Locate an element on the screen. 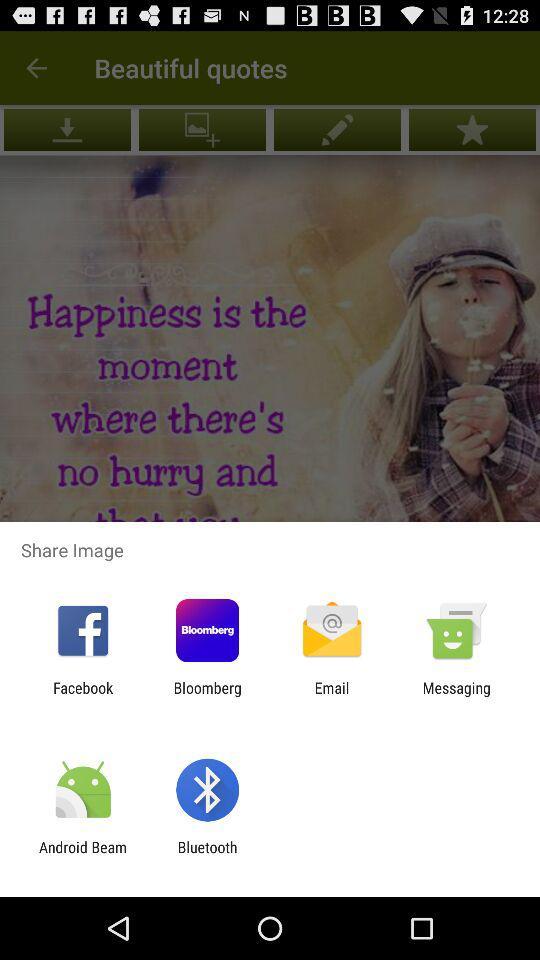  app next to the bluetooth icon is located at coordinates (82, 855).